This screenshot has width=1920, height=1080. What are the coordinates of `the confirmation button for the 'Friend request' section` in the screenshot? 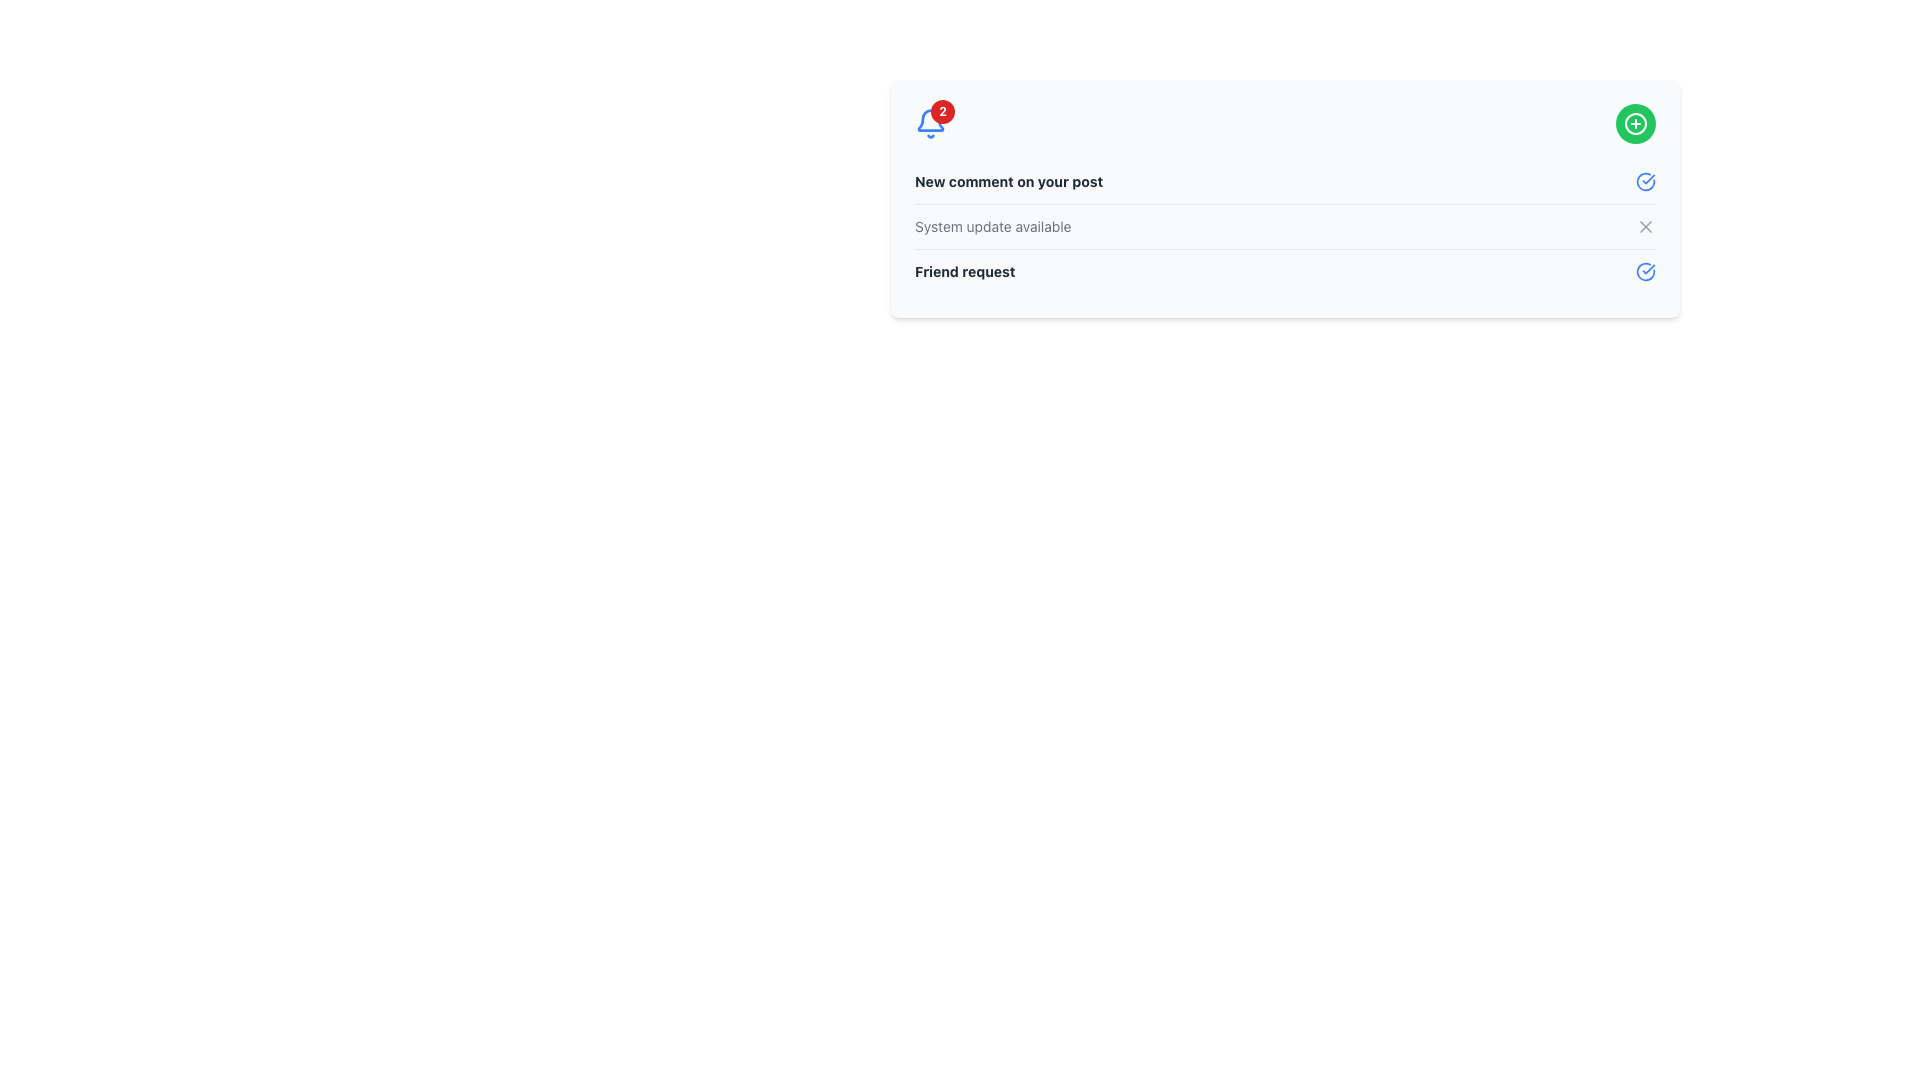 It's located at (1646, 272).